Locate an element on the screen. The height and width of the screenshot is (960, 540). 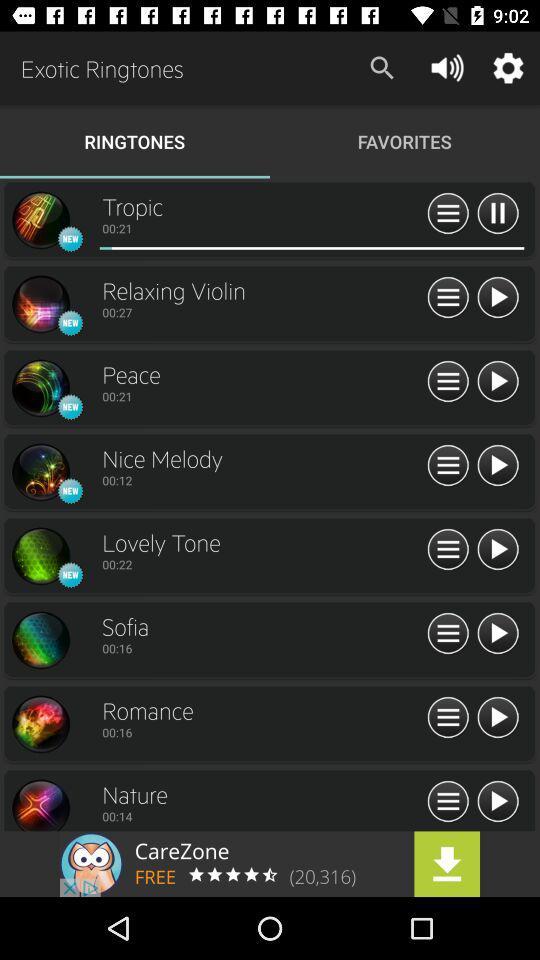
icon which is next to nice melody is located at coordinates (448, 466).